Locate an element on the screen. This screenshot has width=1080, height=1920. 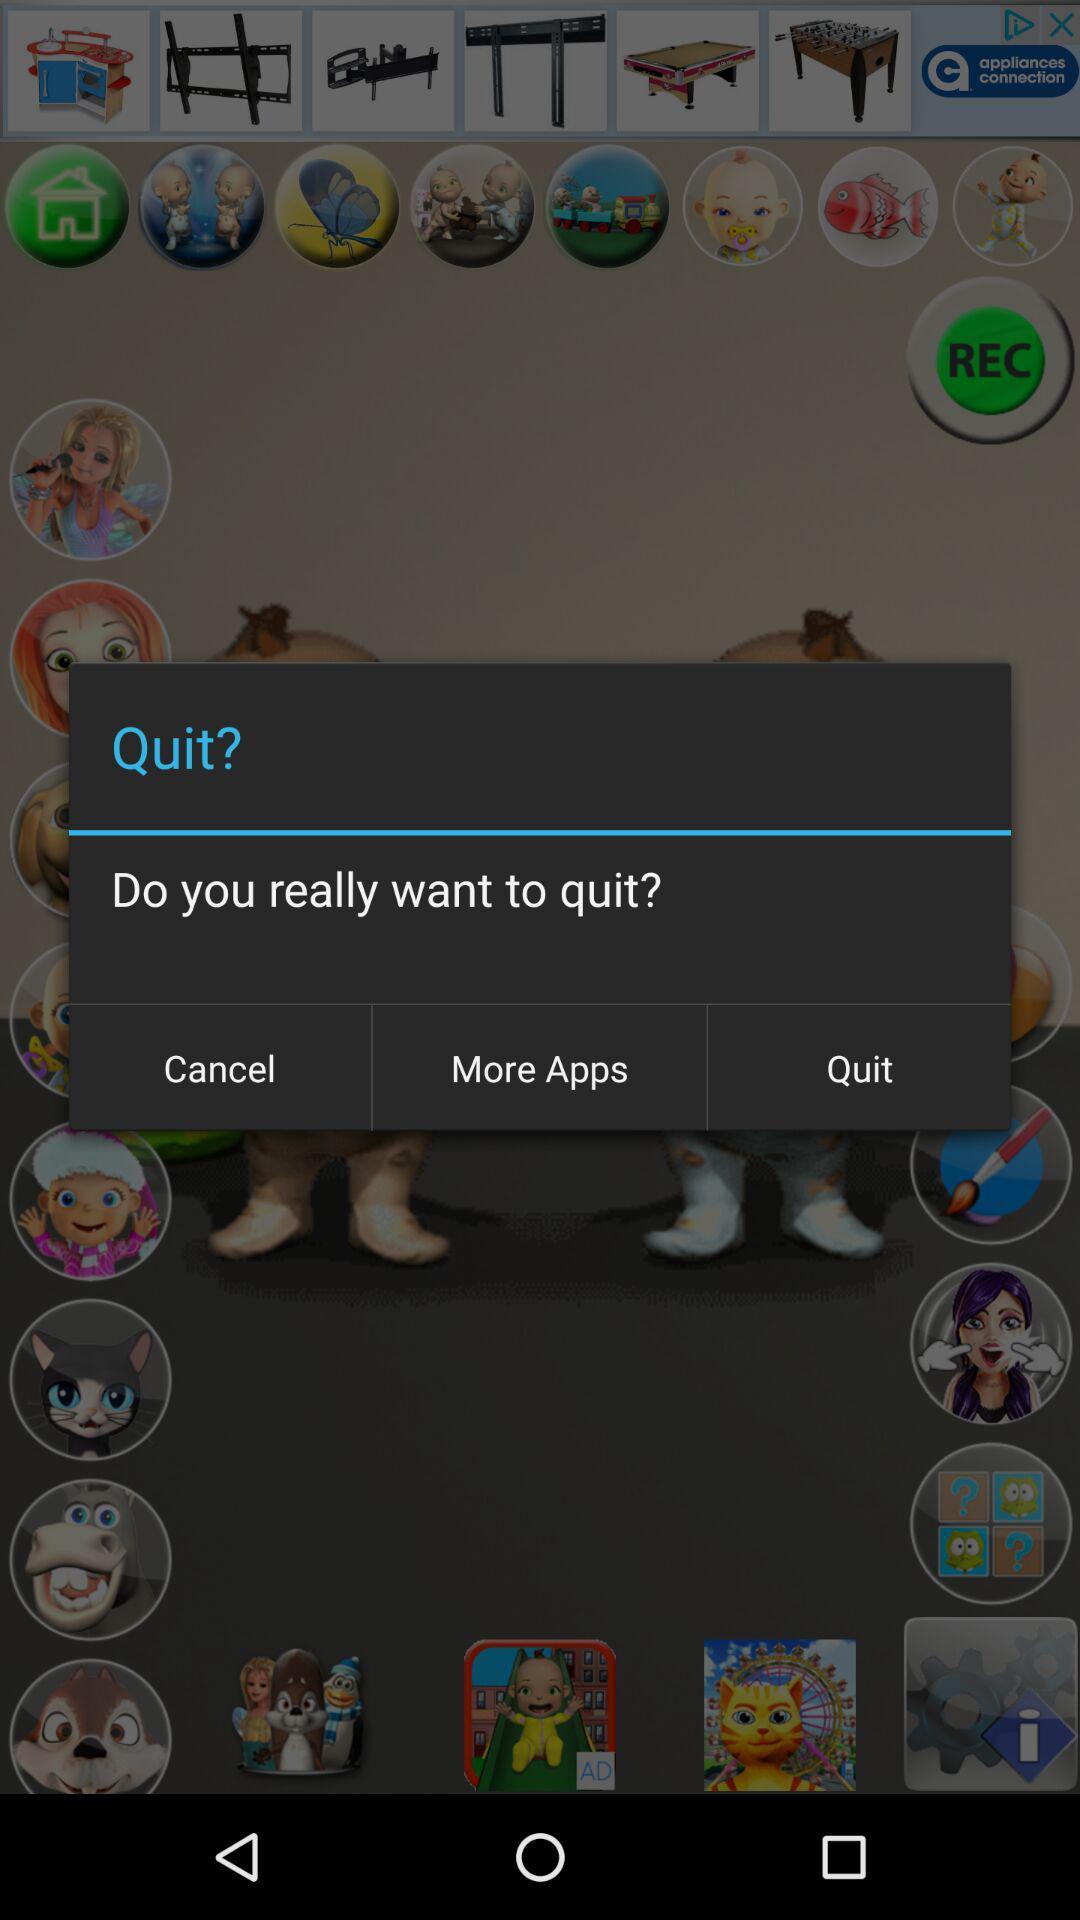
game is located at coordinates (88, 480).